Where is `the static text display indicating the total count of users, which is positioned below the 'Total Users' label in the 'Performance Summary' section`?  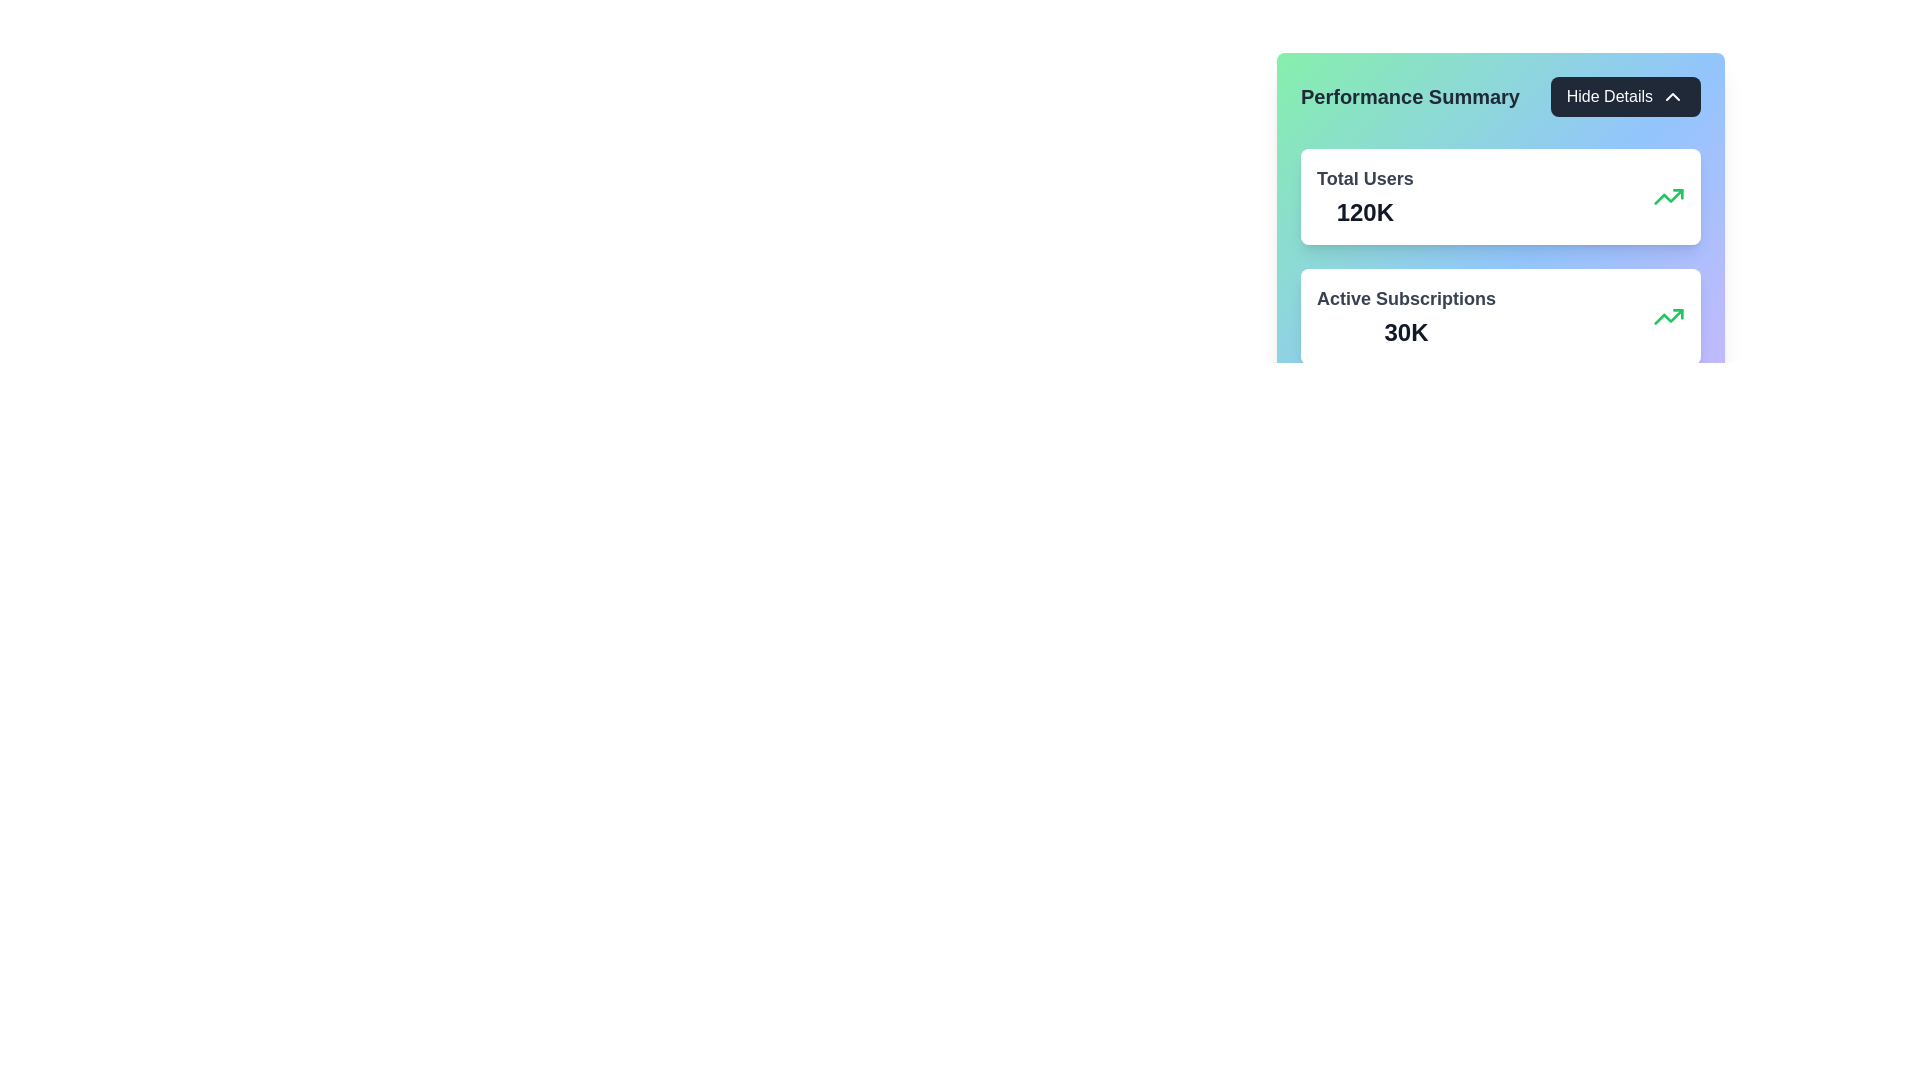
the static text display indicating the total count of users, which is positioned below the 'Total Users' label in the 'Performance Summary' section is located at coordinates (1364, 212).